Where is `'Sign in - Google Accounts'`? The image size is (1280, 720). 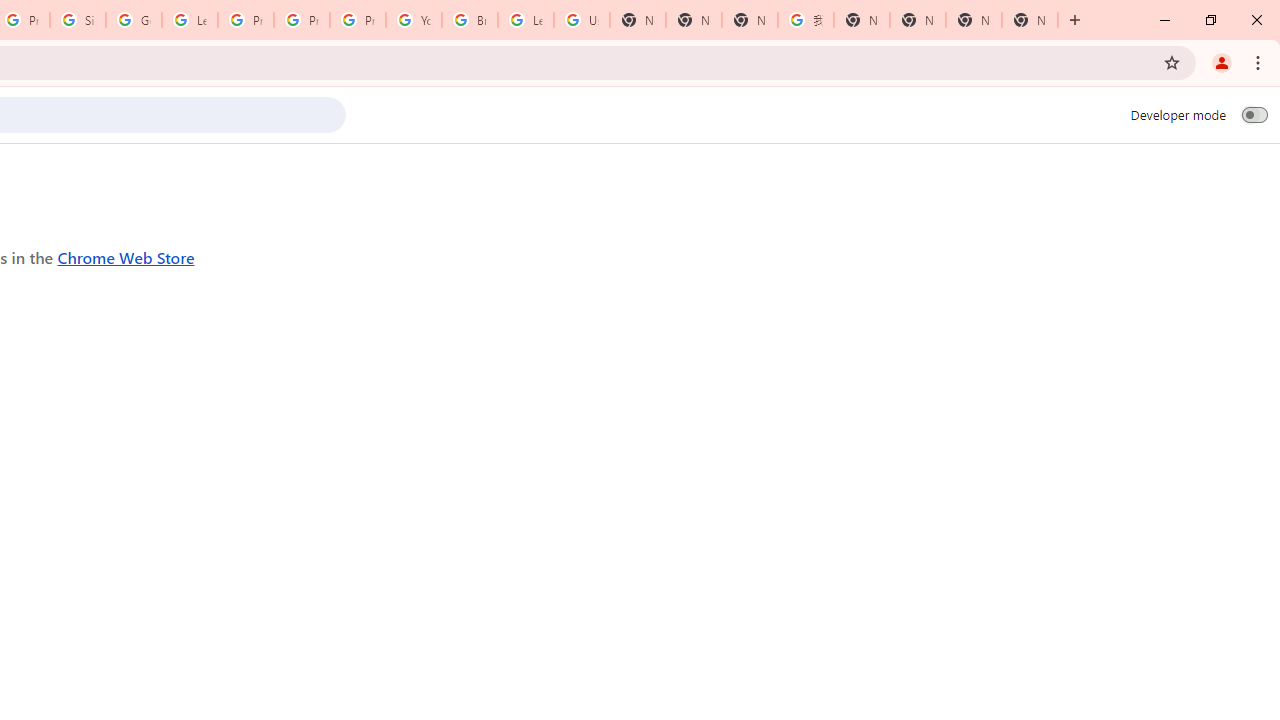
'Sign in - Google Accounts' is located at coordinates (78, 20).